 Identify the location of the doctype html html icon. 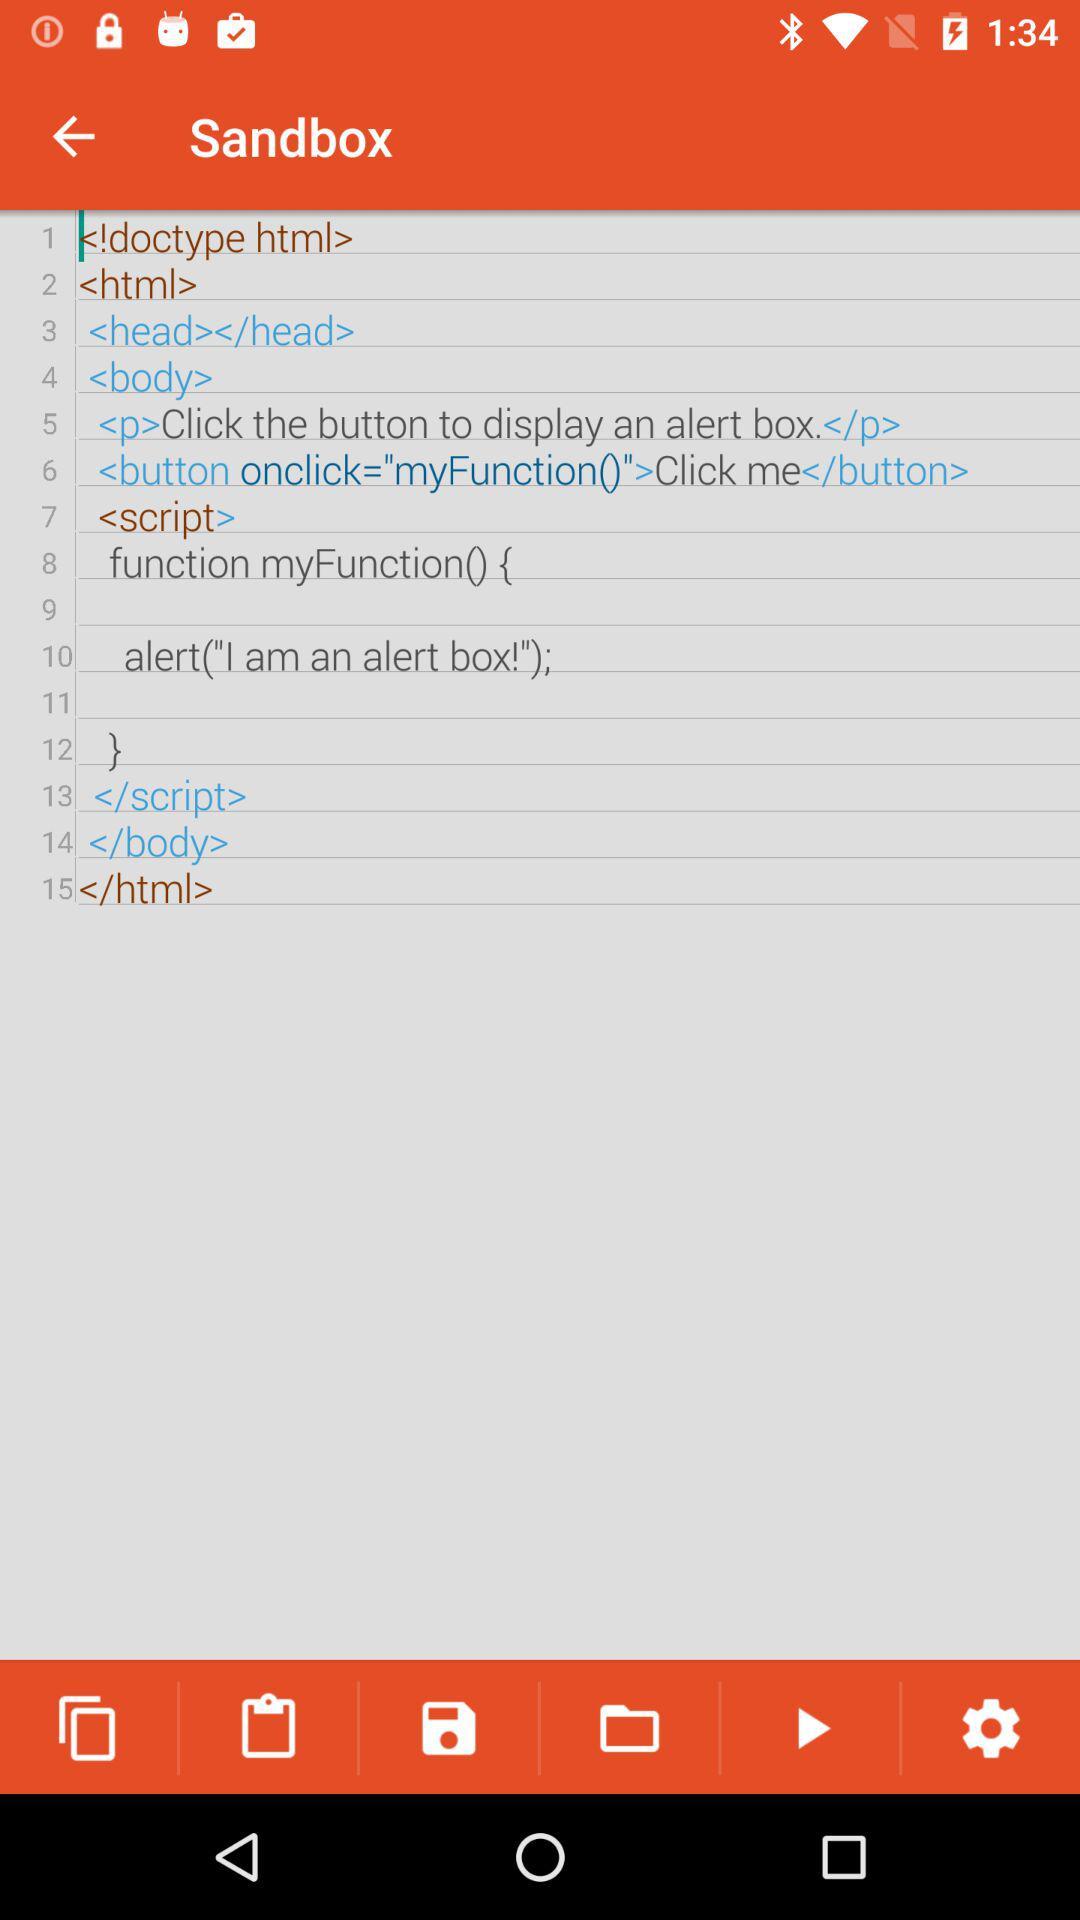
(540, 935).